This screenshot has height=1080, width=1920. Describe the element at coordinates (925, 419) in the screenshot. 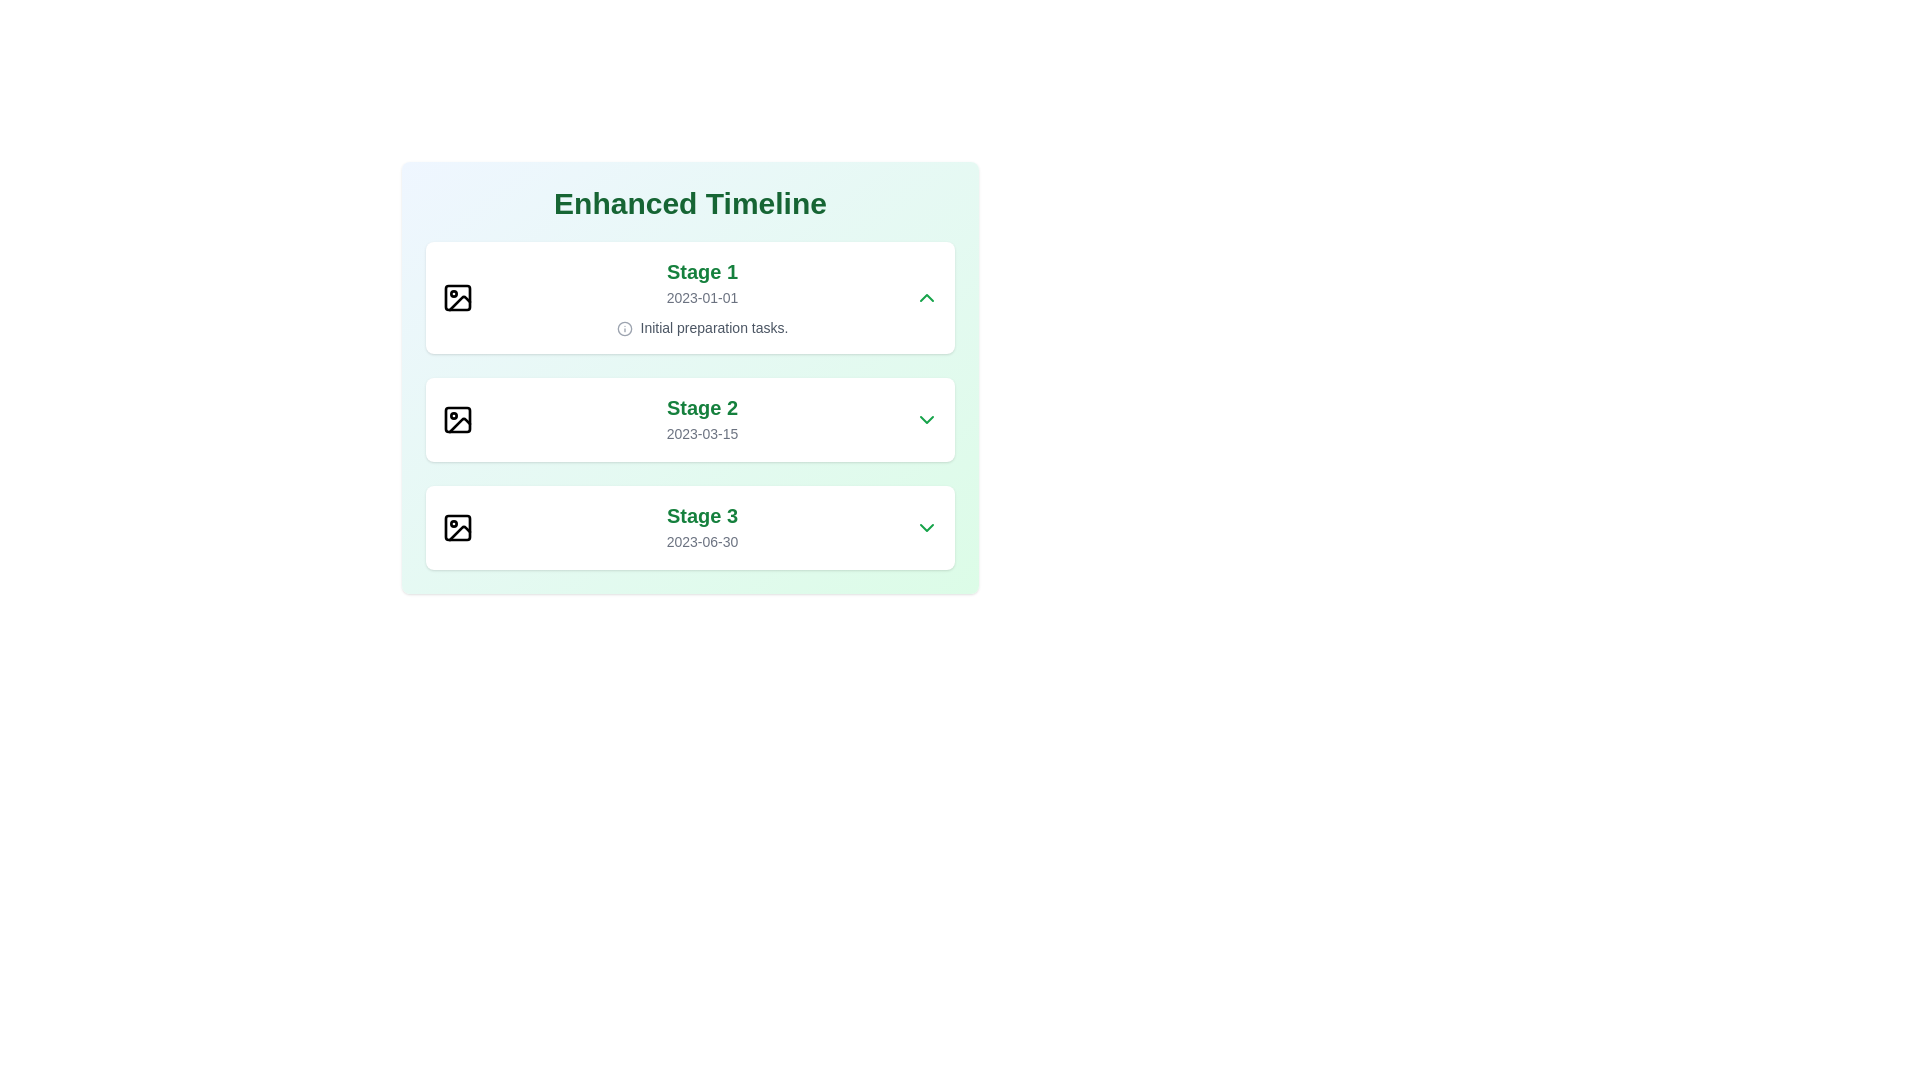

I see `the green downward chevron icon in the top-right corner of the 'Stage 2' card` at that location.